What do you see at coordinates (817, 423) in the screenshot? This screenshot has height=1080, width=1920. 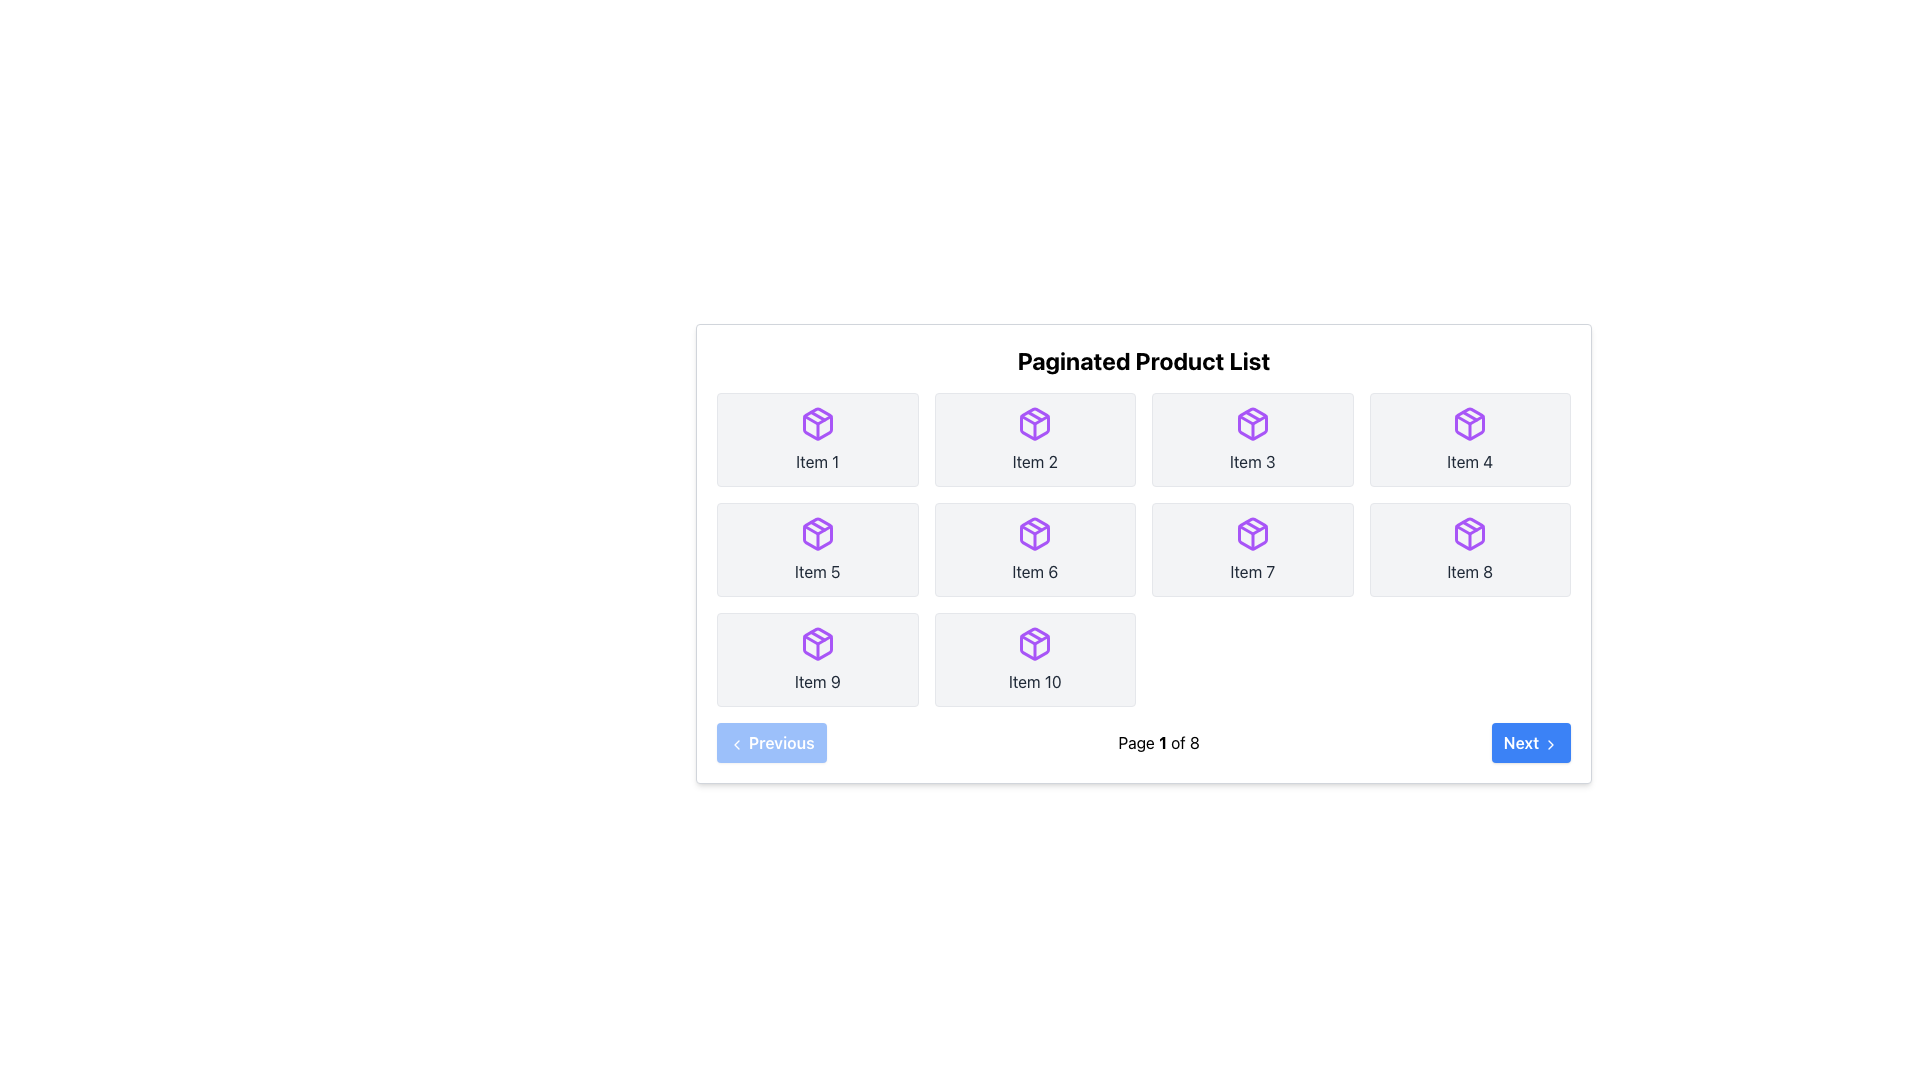 I see `the purple-colored package icon with a 3D-like design, which is the first item in the grid layout of product icons` at bounding box center [817, 423].